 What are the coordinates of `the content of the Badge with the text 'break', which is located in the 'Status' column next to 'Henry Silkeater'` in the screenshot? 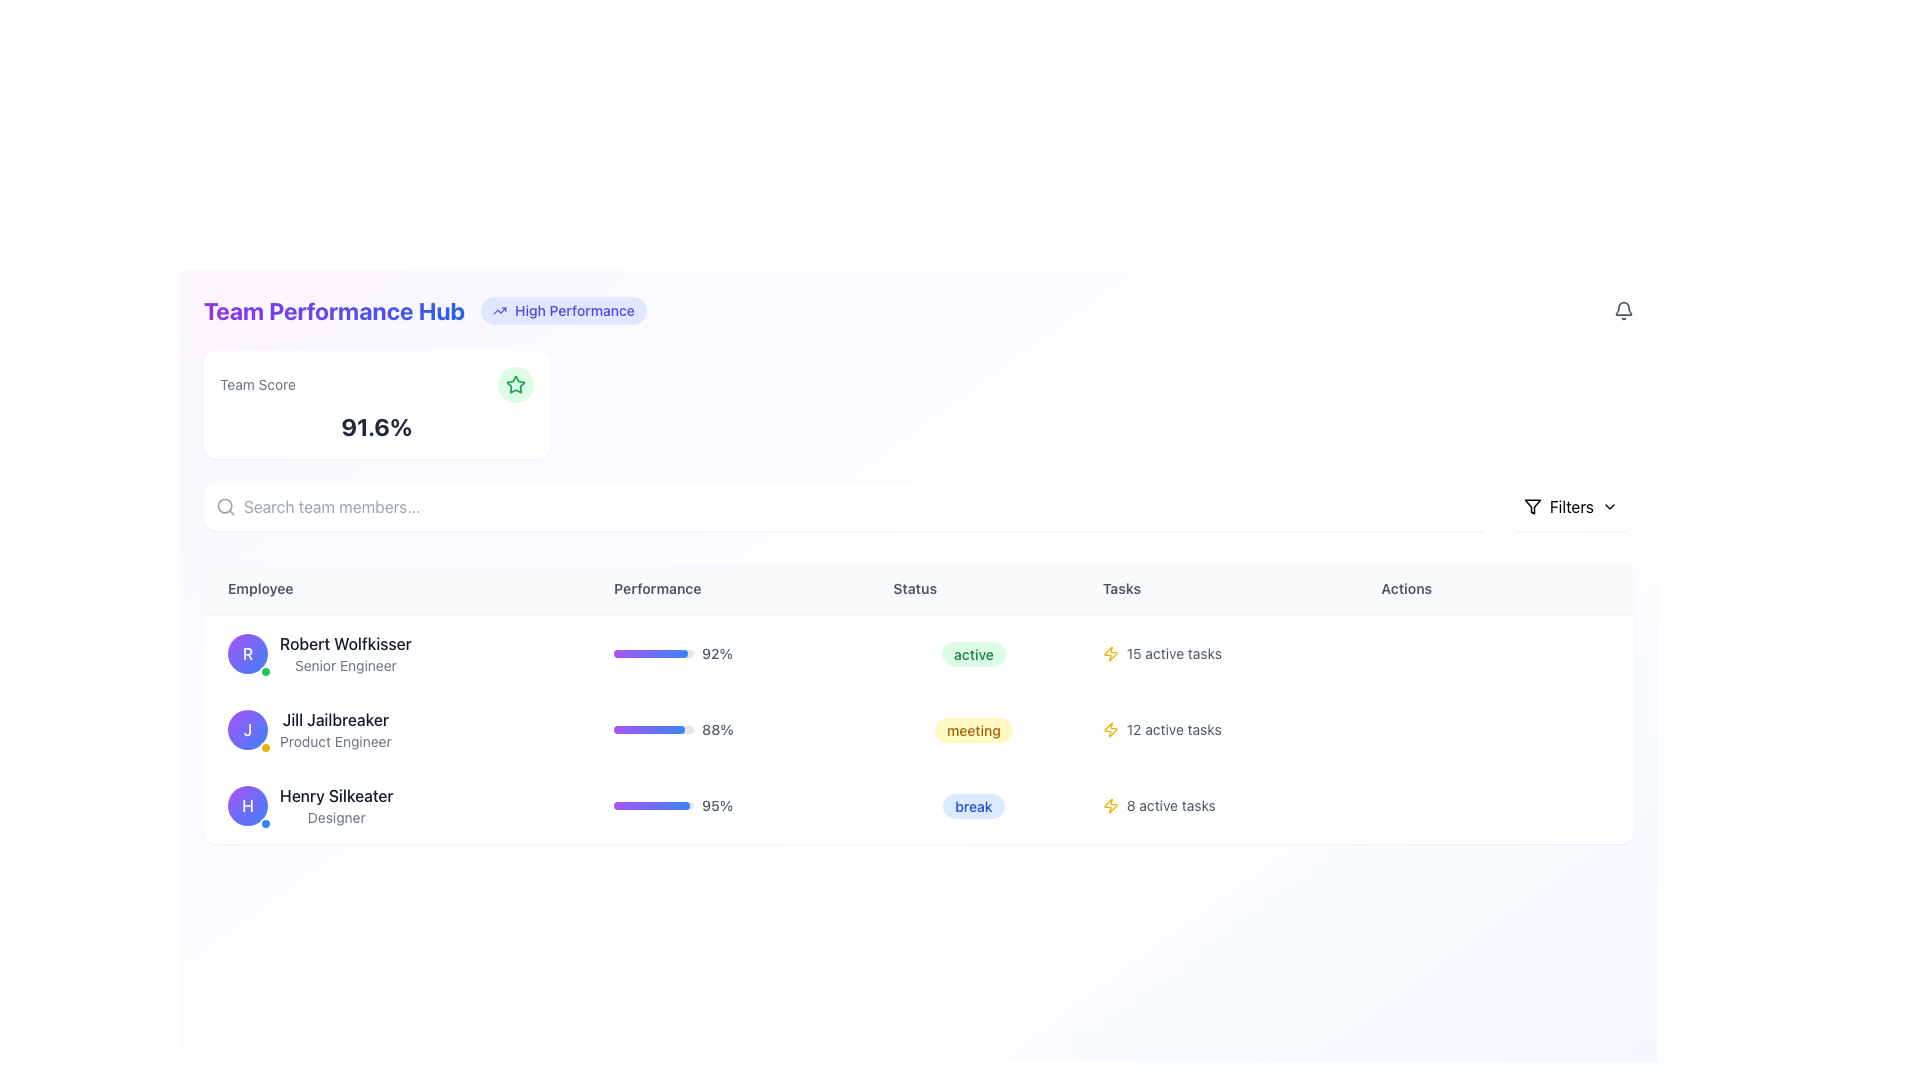 It's located at (974, 805).